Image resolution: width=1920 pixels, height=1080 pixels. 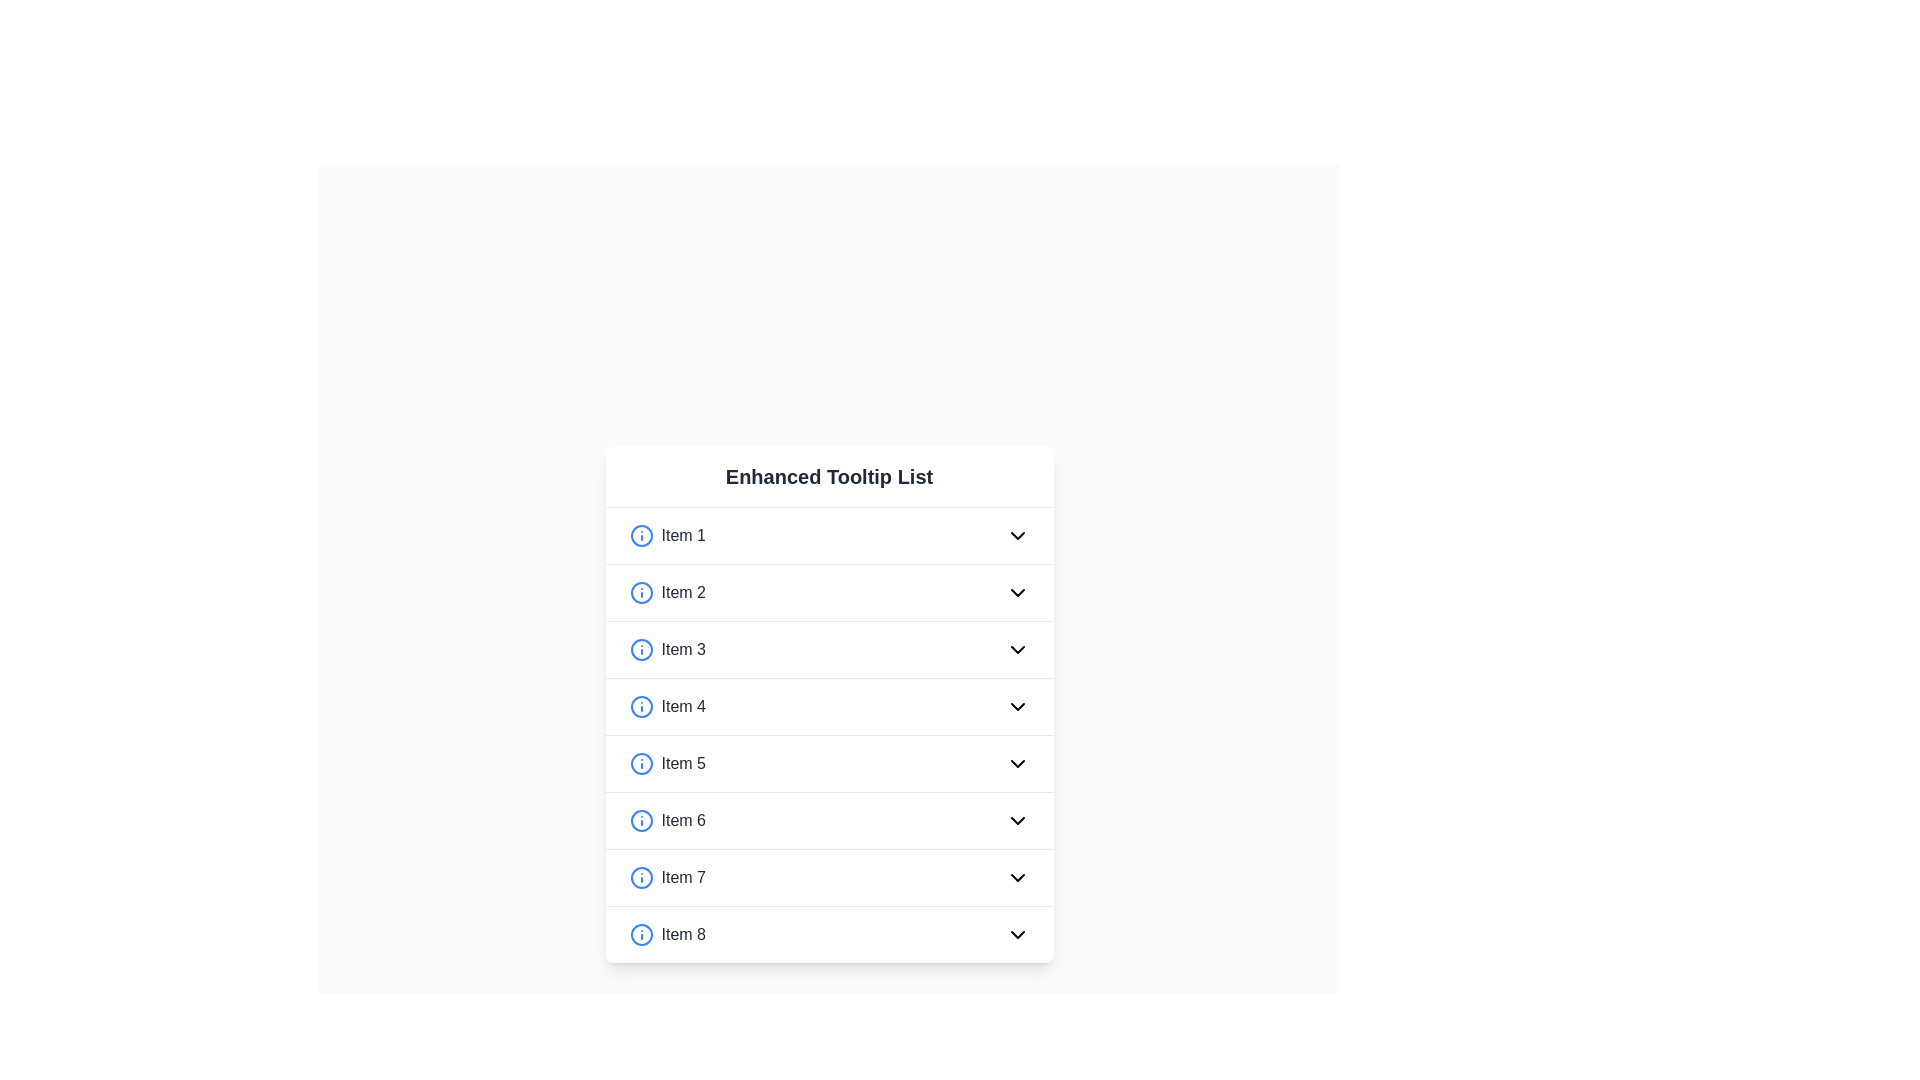 What do you see at coordinates (667, 763) in the screenshot?
I see `the first list item with icon and text representing 'Item 5'` at bounding box center [667, 763].